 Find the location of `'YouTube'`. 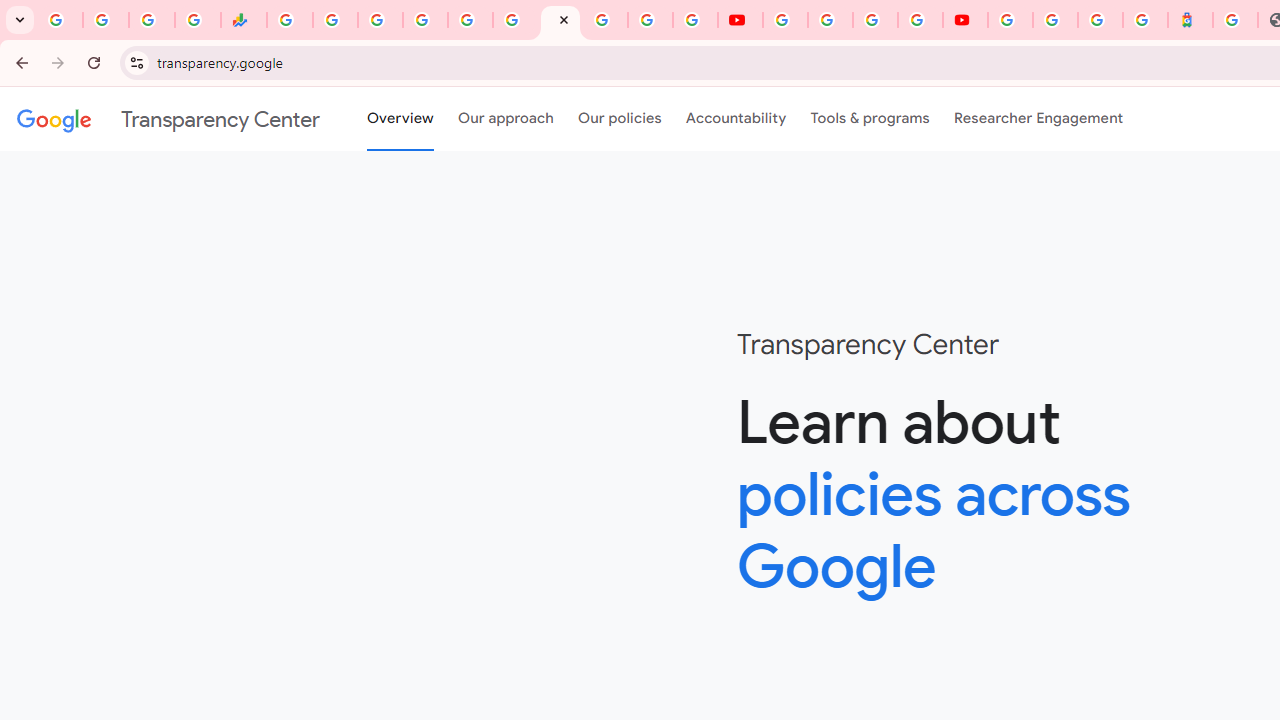

'YouTube' is located at coordinates (784, 20).